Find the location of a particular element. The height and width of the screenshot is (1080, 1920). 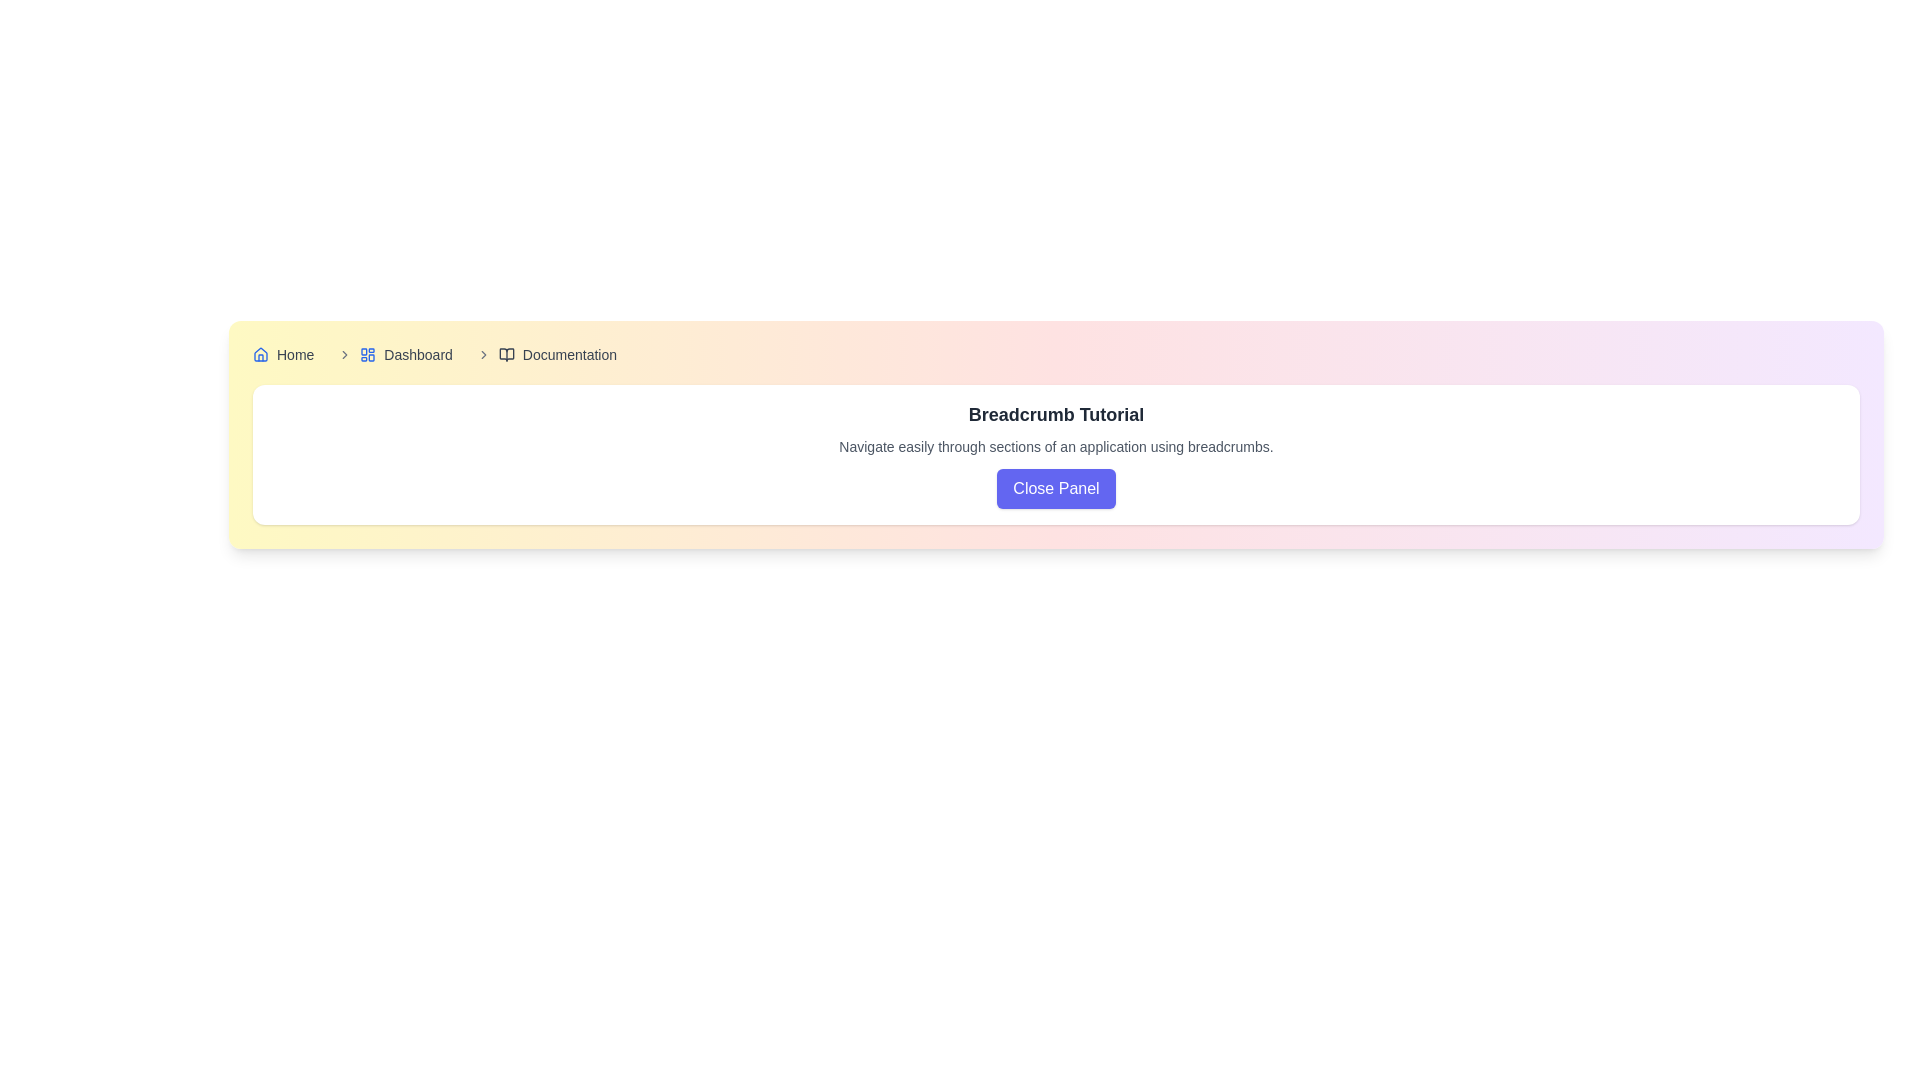

the Decorative SVG icon representing an open book, located next to the 'Documentation' label in the breadcrumb navigation is located at coordinates (506, 353).